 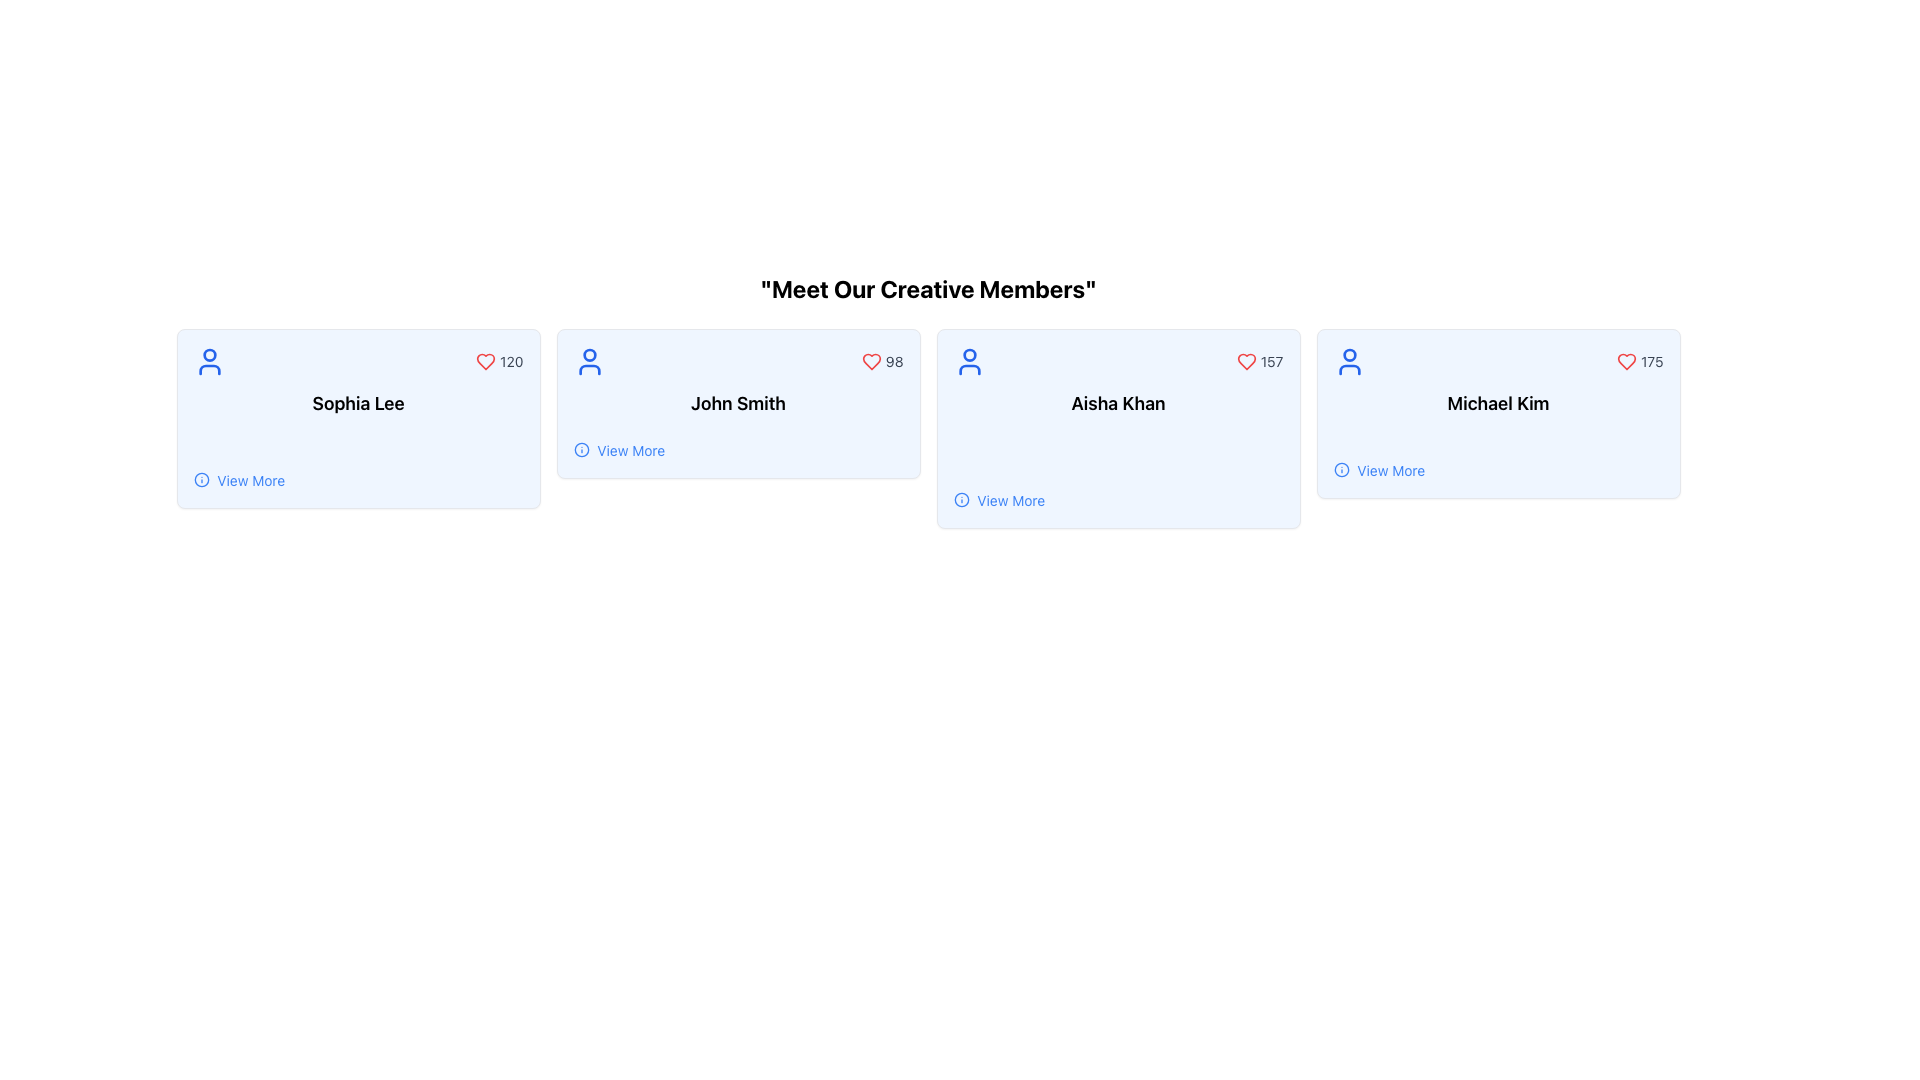 What do you see at coordinates (618, 450) in the screenshot?
I see `the 'View More' hyperlink with an icon located at the bottom-left corner of the card for 'John Smith'` at bounding box center [618, 450].